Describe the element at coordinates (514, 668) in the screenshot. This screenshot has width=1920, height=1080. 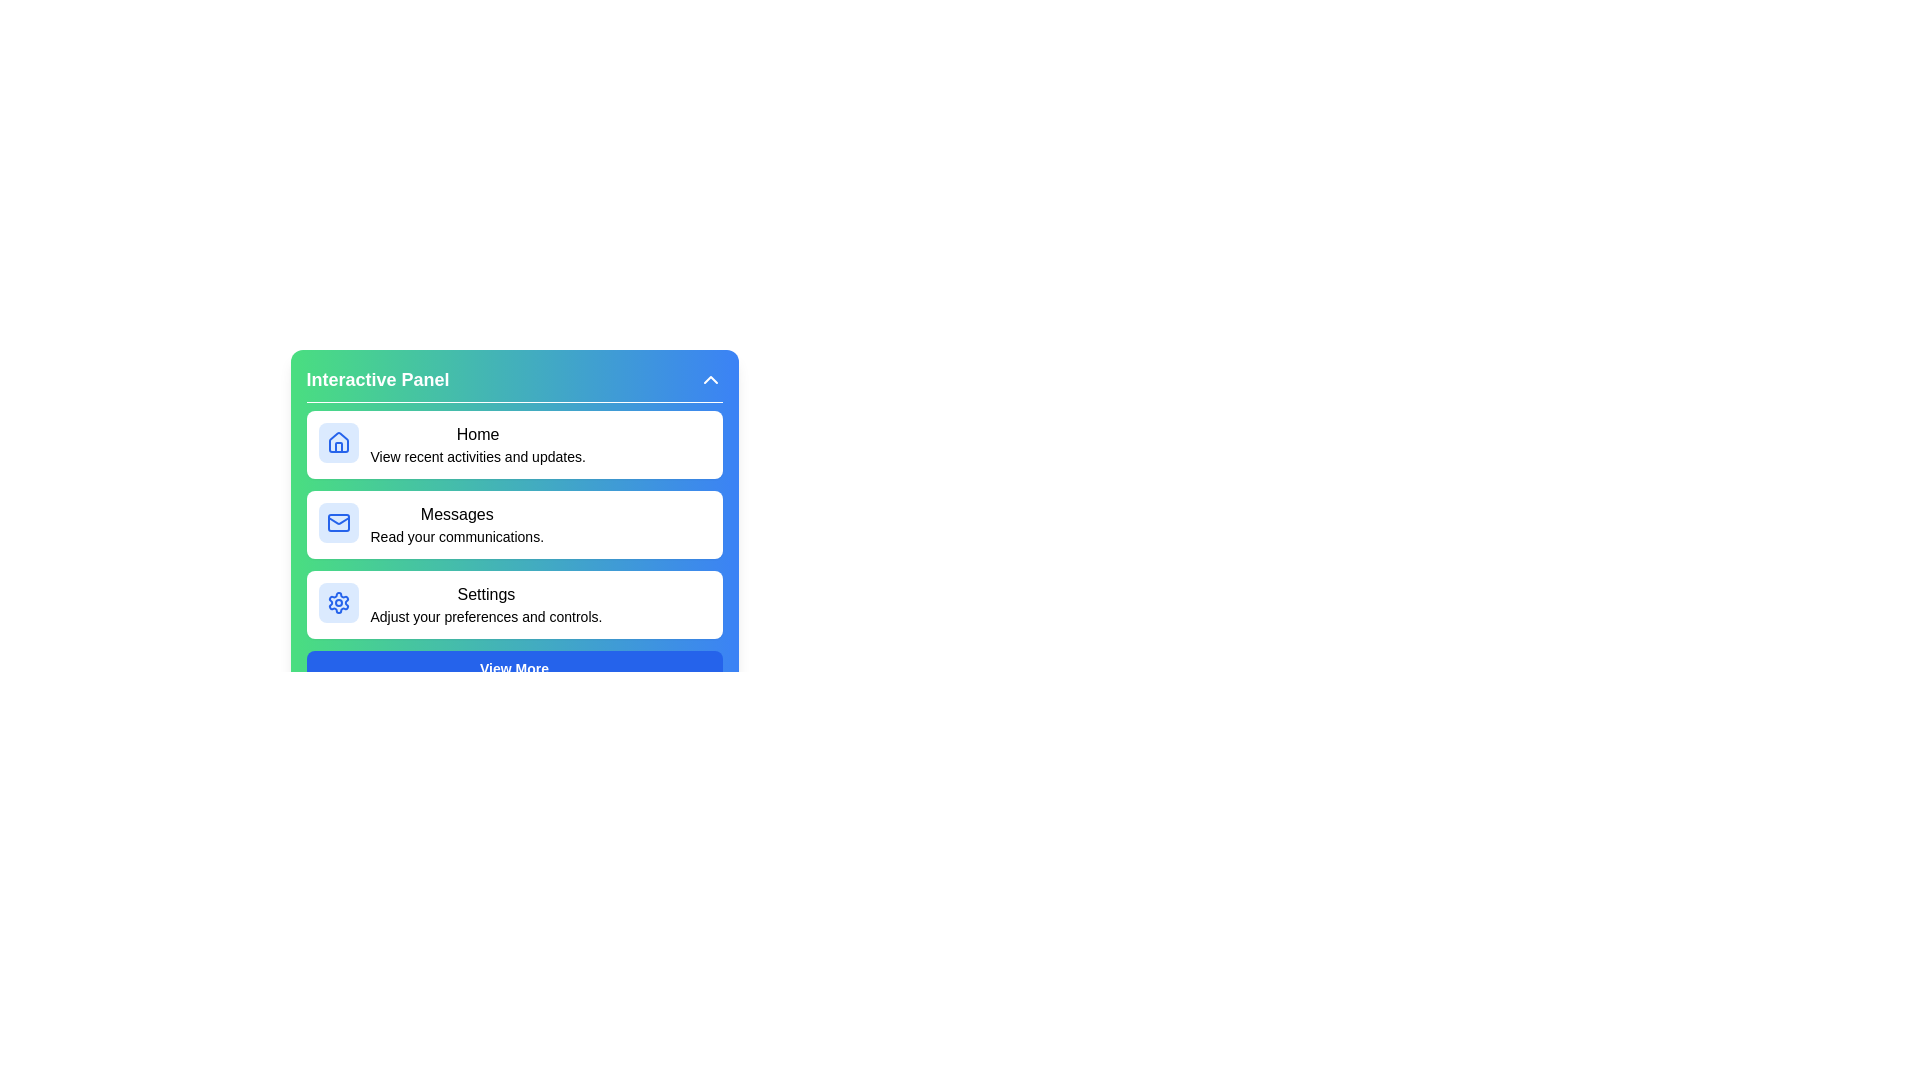
I see `the 'View More' button to load additional features or content` at that location.